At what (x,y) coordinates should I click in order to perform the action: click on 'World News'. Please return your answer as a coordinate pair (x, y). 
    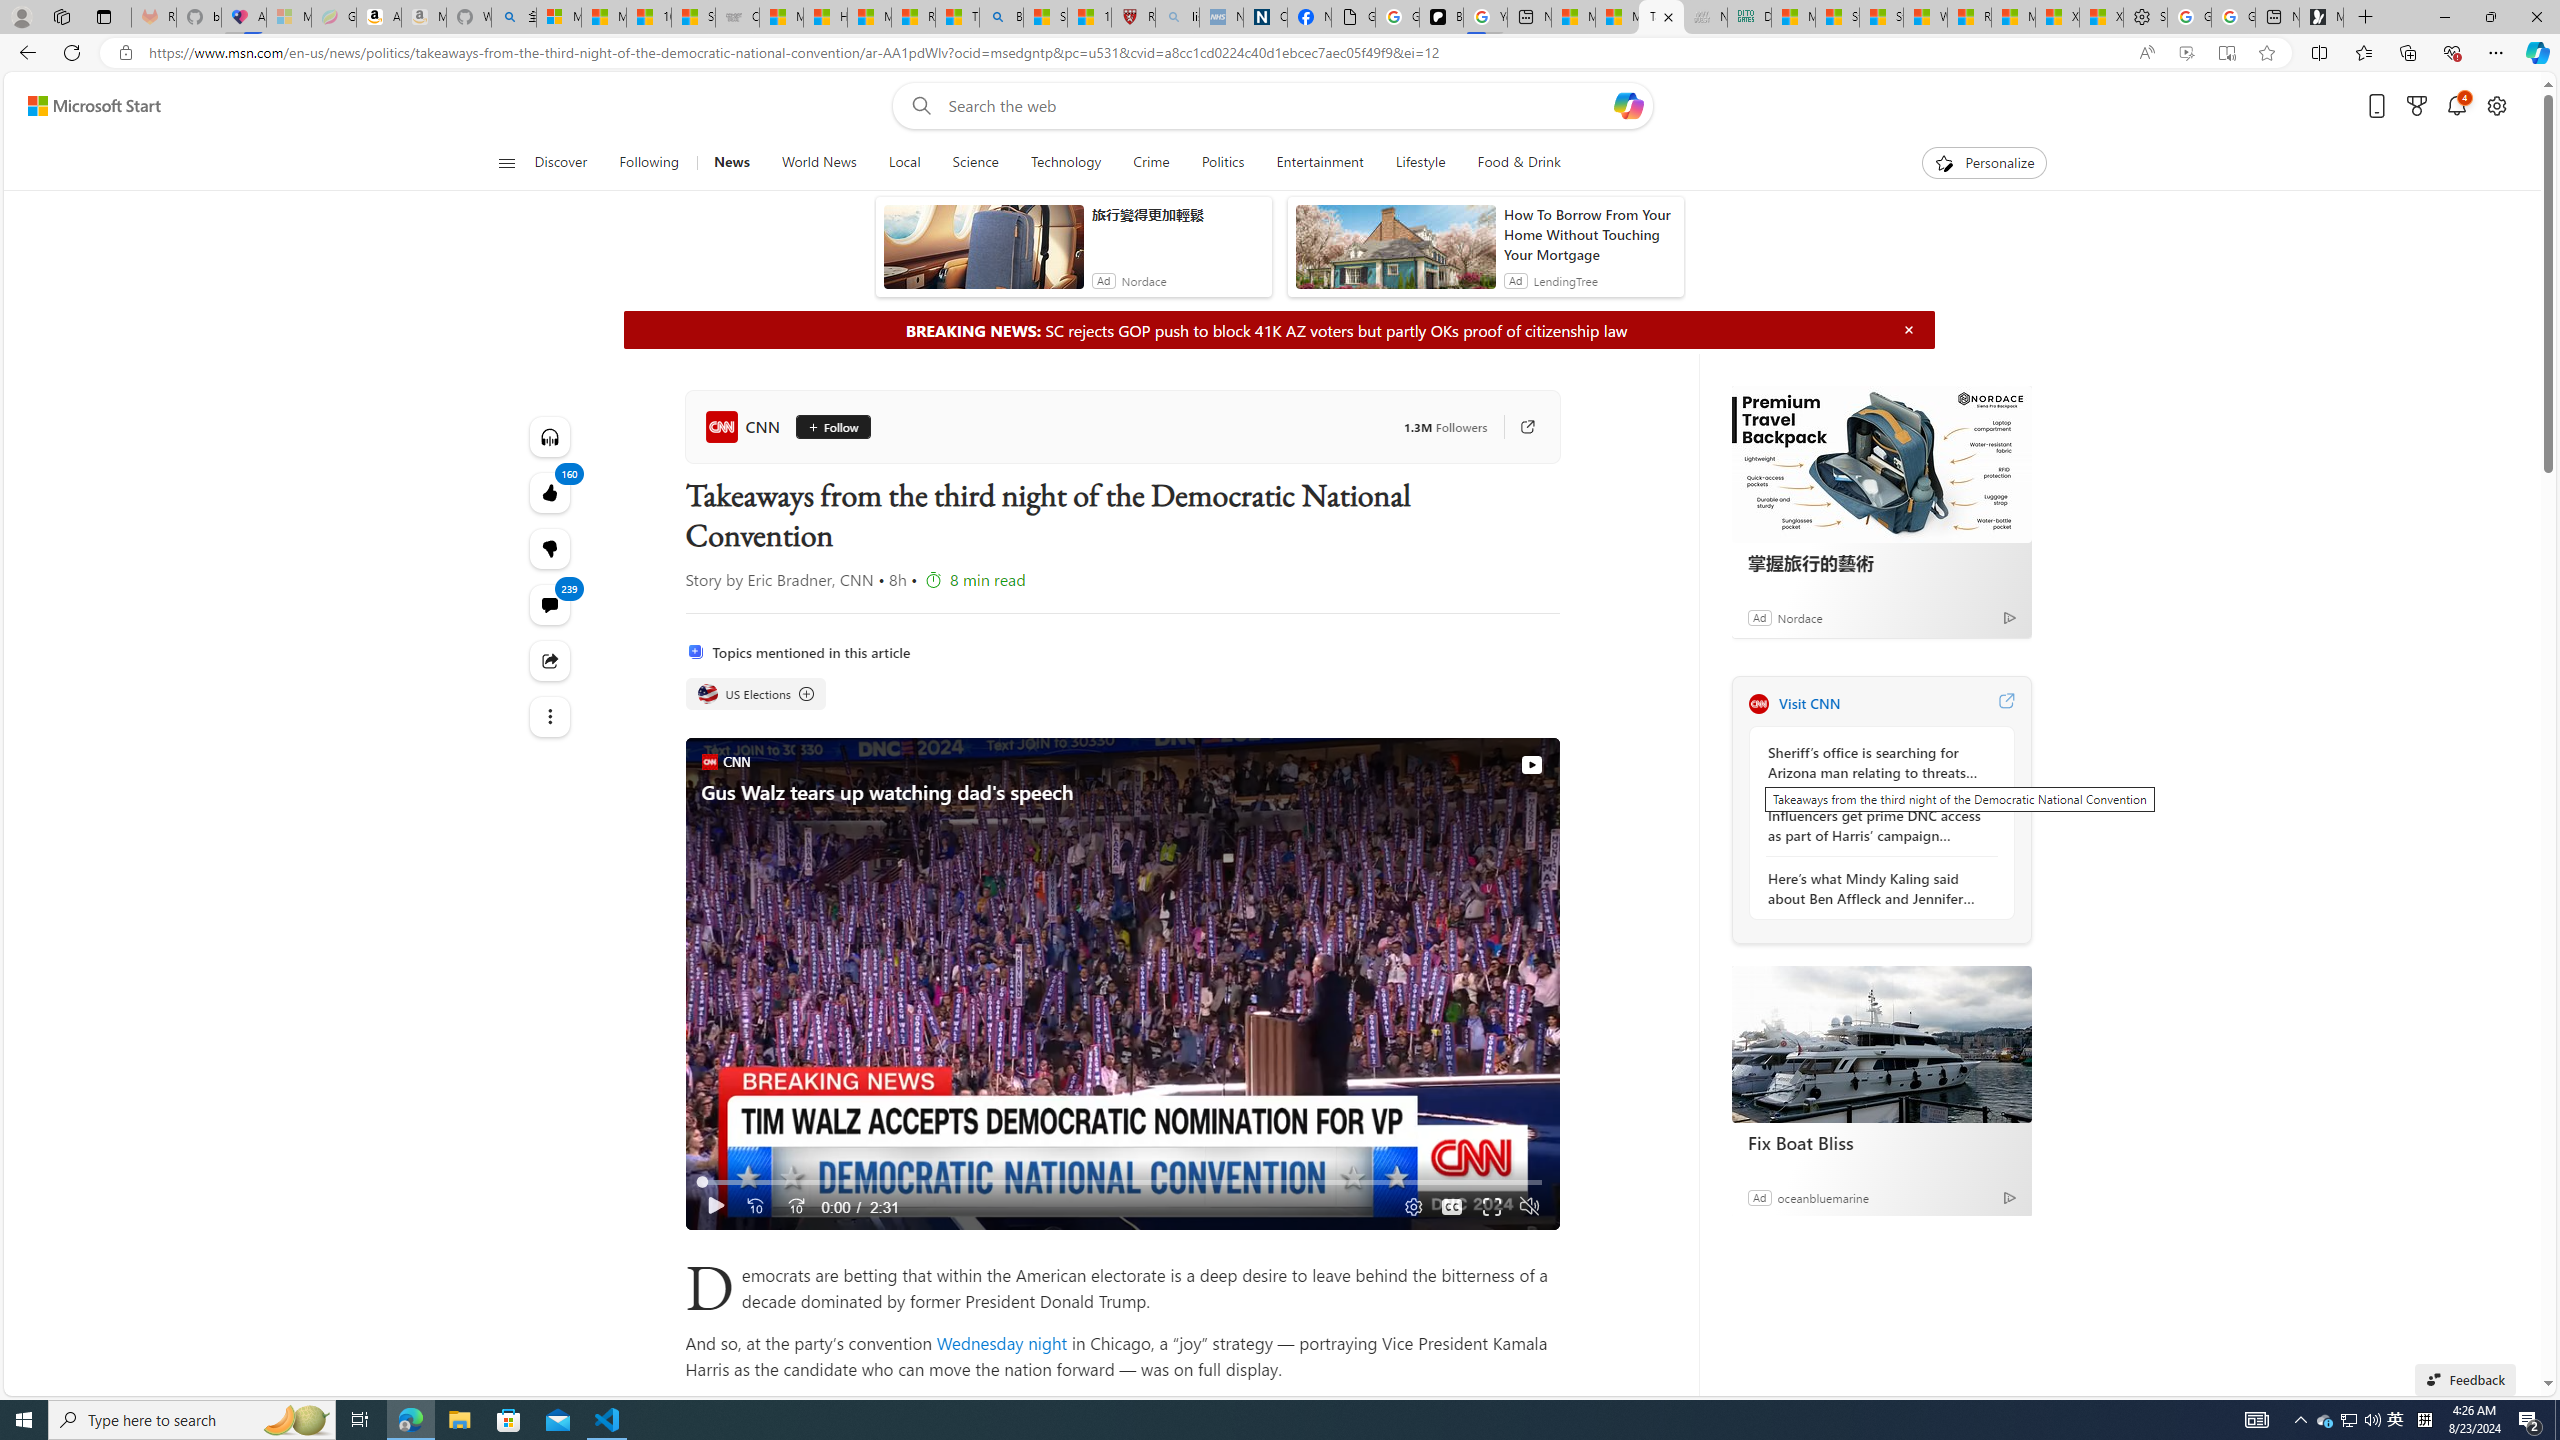
    Looking at the image, I should click on (819, 162).